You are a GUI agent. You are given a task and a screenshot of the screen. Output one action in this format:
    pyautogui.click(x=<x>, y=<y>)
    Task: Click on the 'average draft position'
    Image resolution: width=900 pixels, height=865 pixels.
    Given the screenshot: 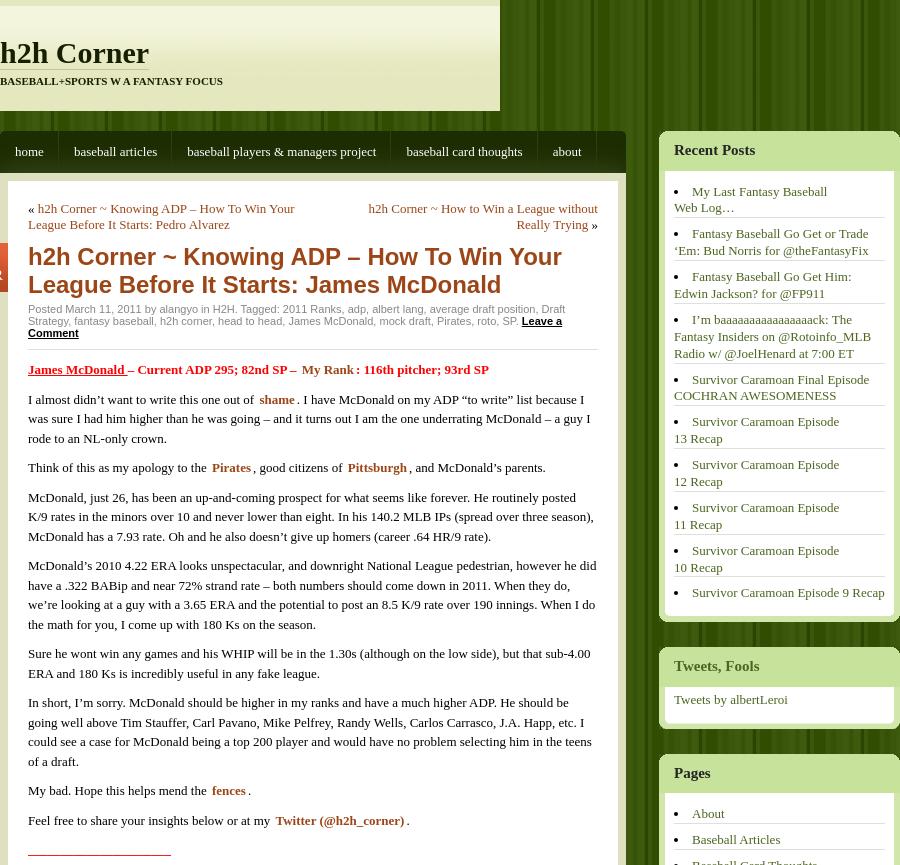 What is the action you would take?
    pyautogui.click(x=481, y=308)
    